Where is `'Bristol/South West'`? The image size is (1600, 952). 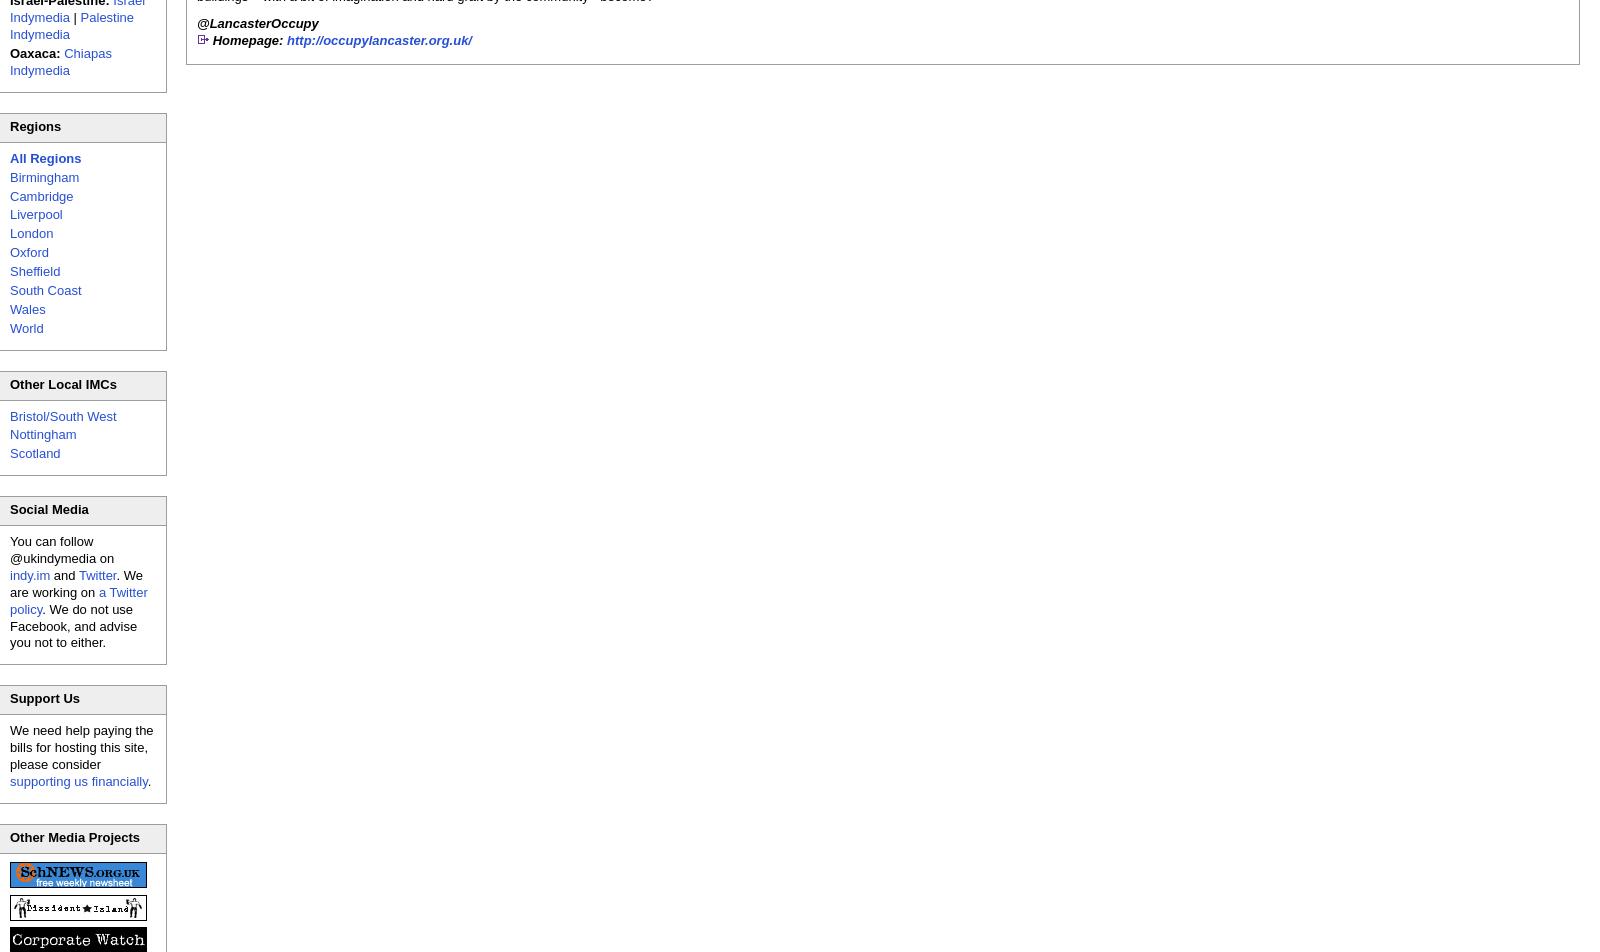 'Bristol/South West' is located at coordinates (9, 415).